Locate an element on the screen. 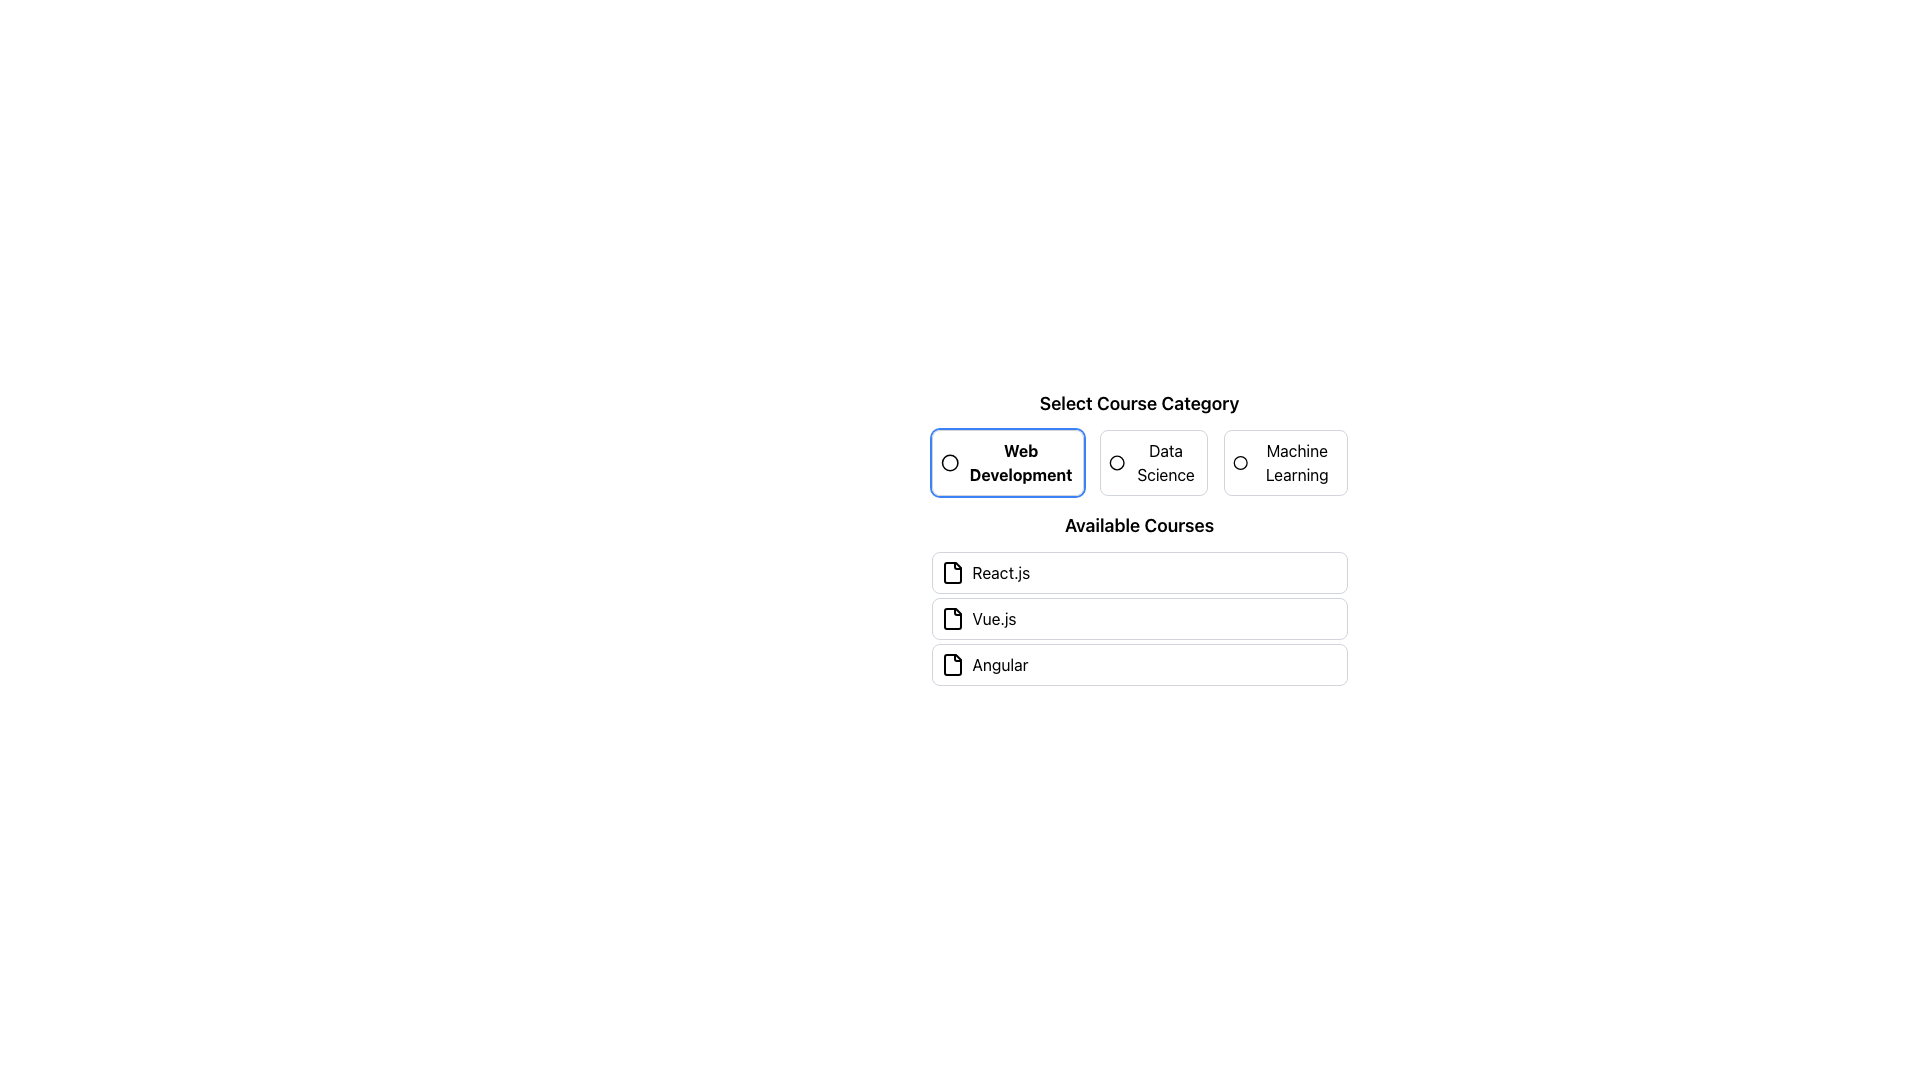 The height and width of the screenshot is (1080, 1920). the 'Machine Learning' radio button to activate this category is located at coordinates (1285, 462).